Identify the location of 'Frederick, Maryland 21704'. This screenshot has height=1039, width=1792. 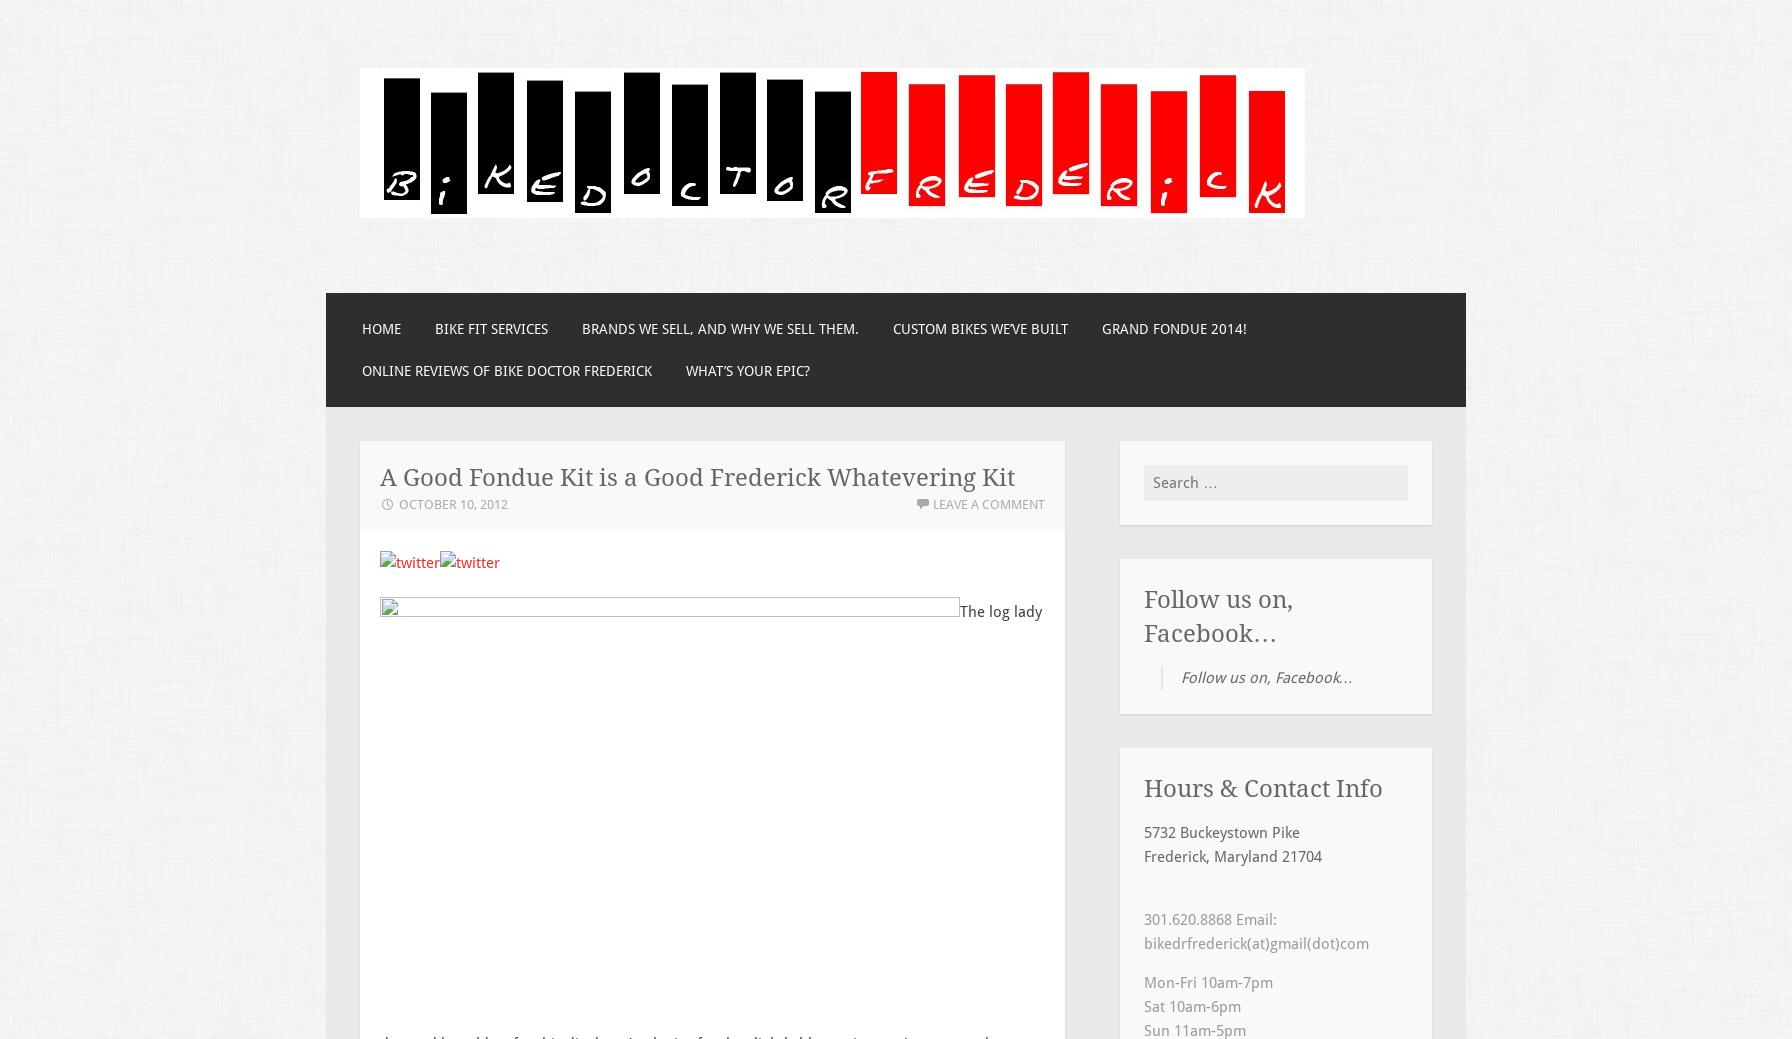
(1233, 855).